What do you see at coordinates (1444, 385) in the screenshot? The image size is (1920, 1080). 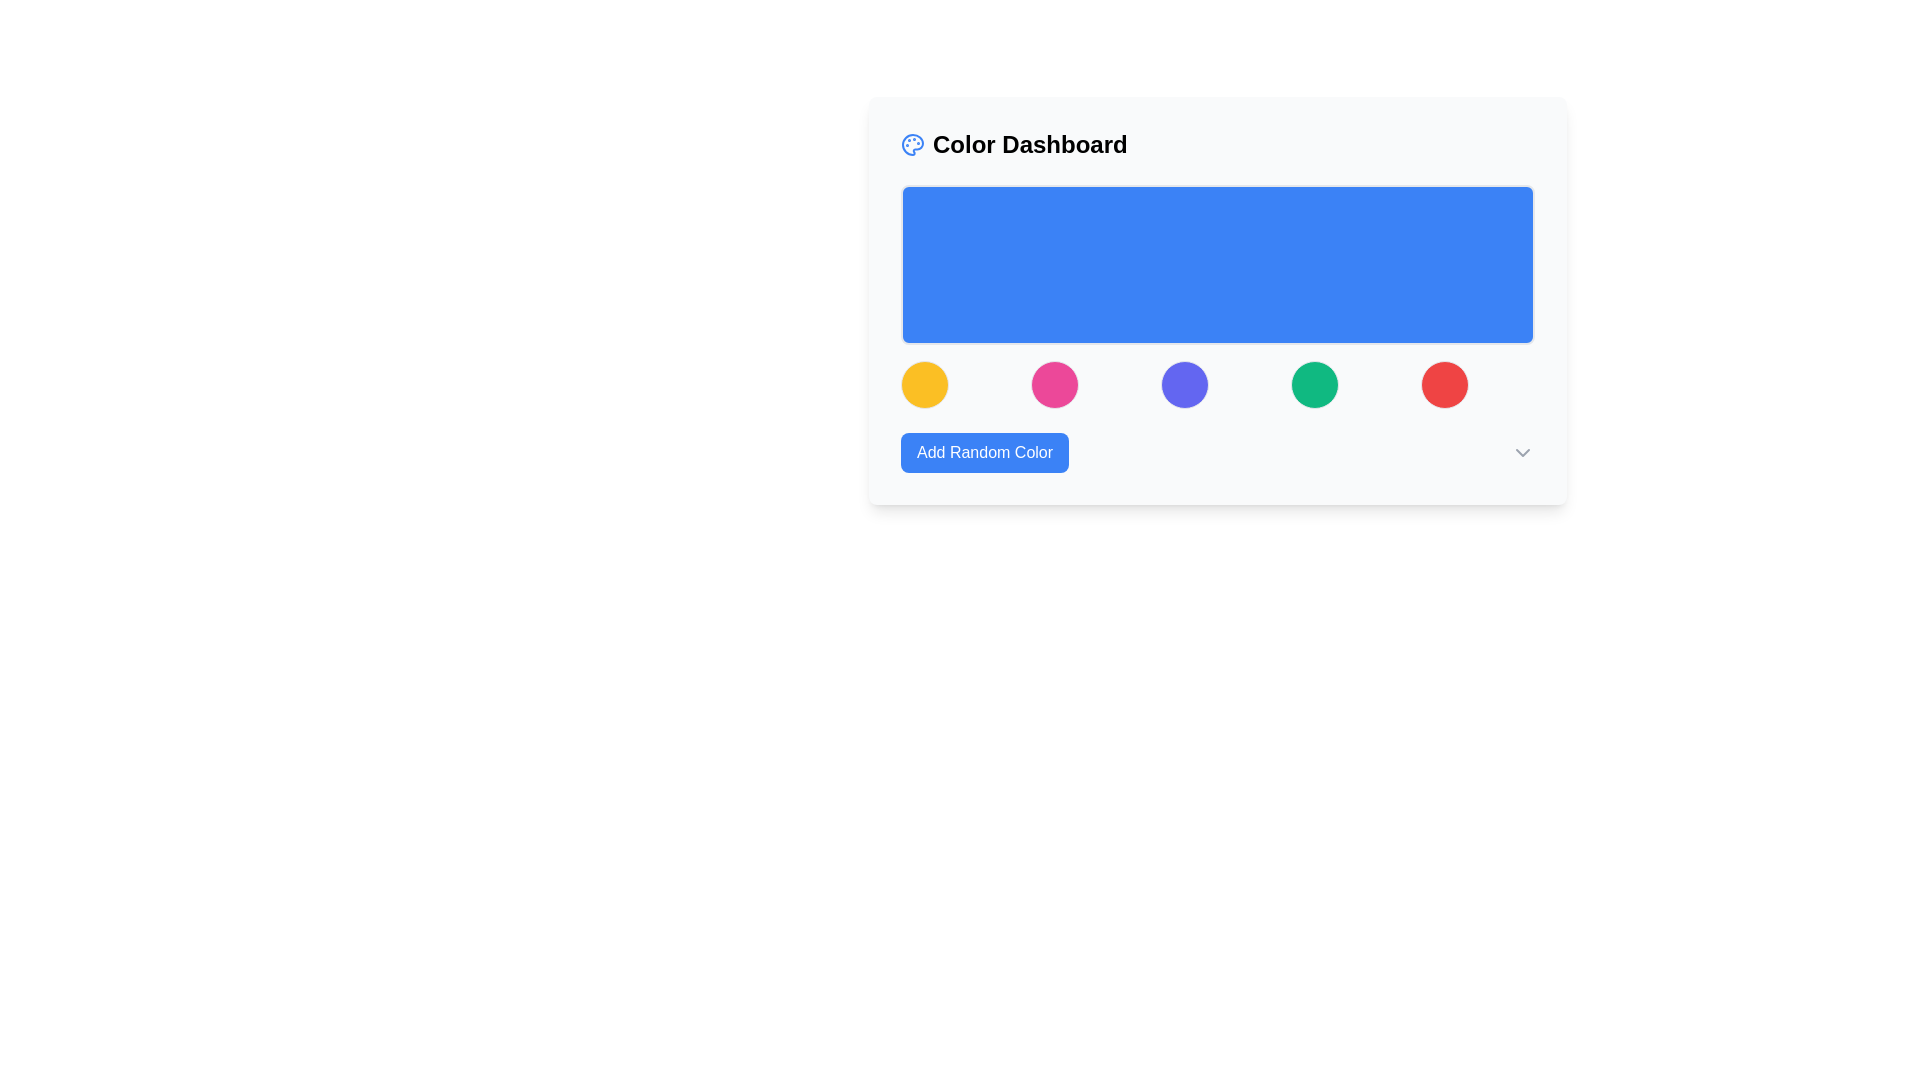 I see `the fifth circular, red-colored button located at the bottom-right of the grid layout` at bounding box center [1444, 385].